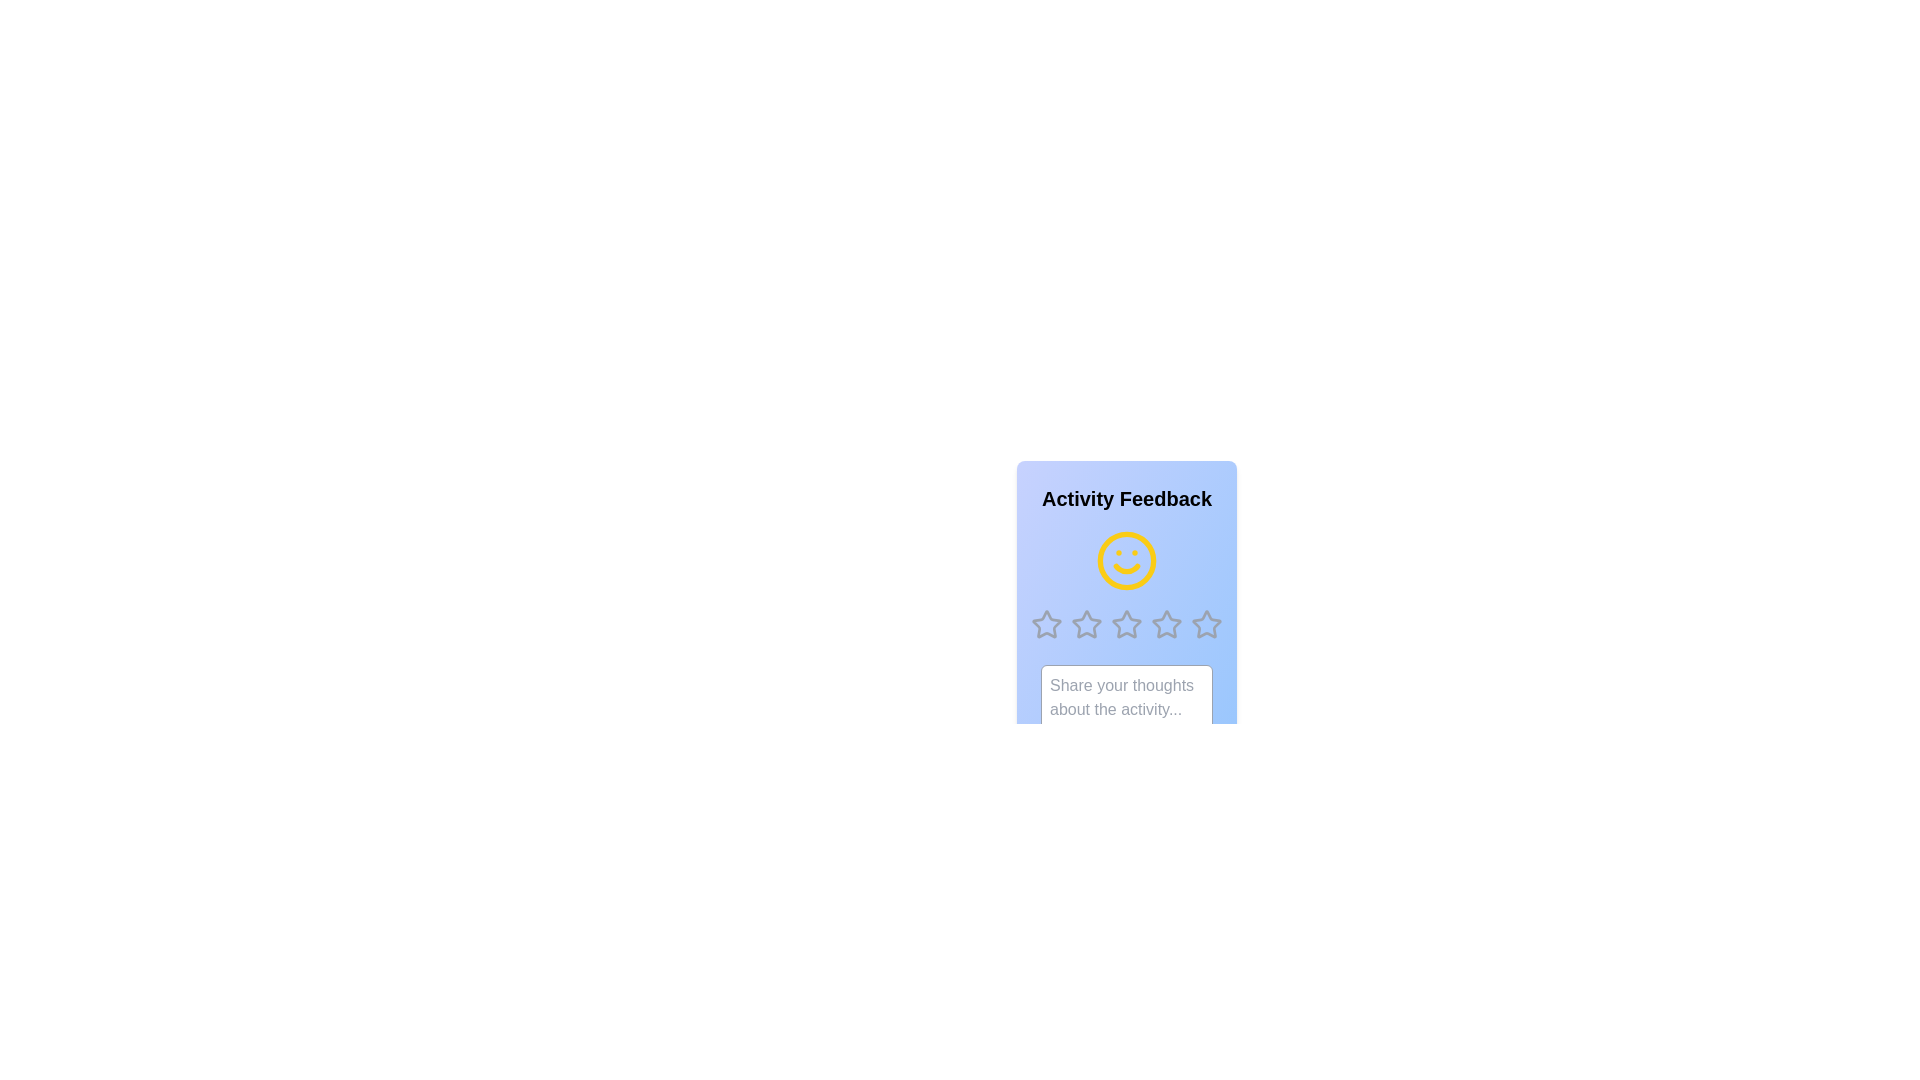  I want to click on the fifth star icon in the rating system located below 'Activity Feedback' to indicate a rating of five out of six, so click(1166, 623).